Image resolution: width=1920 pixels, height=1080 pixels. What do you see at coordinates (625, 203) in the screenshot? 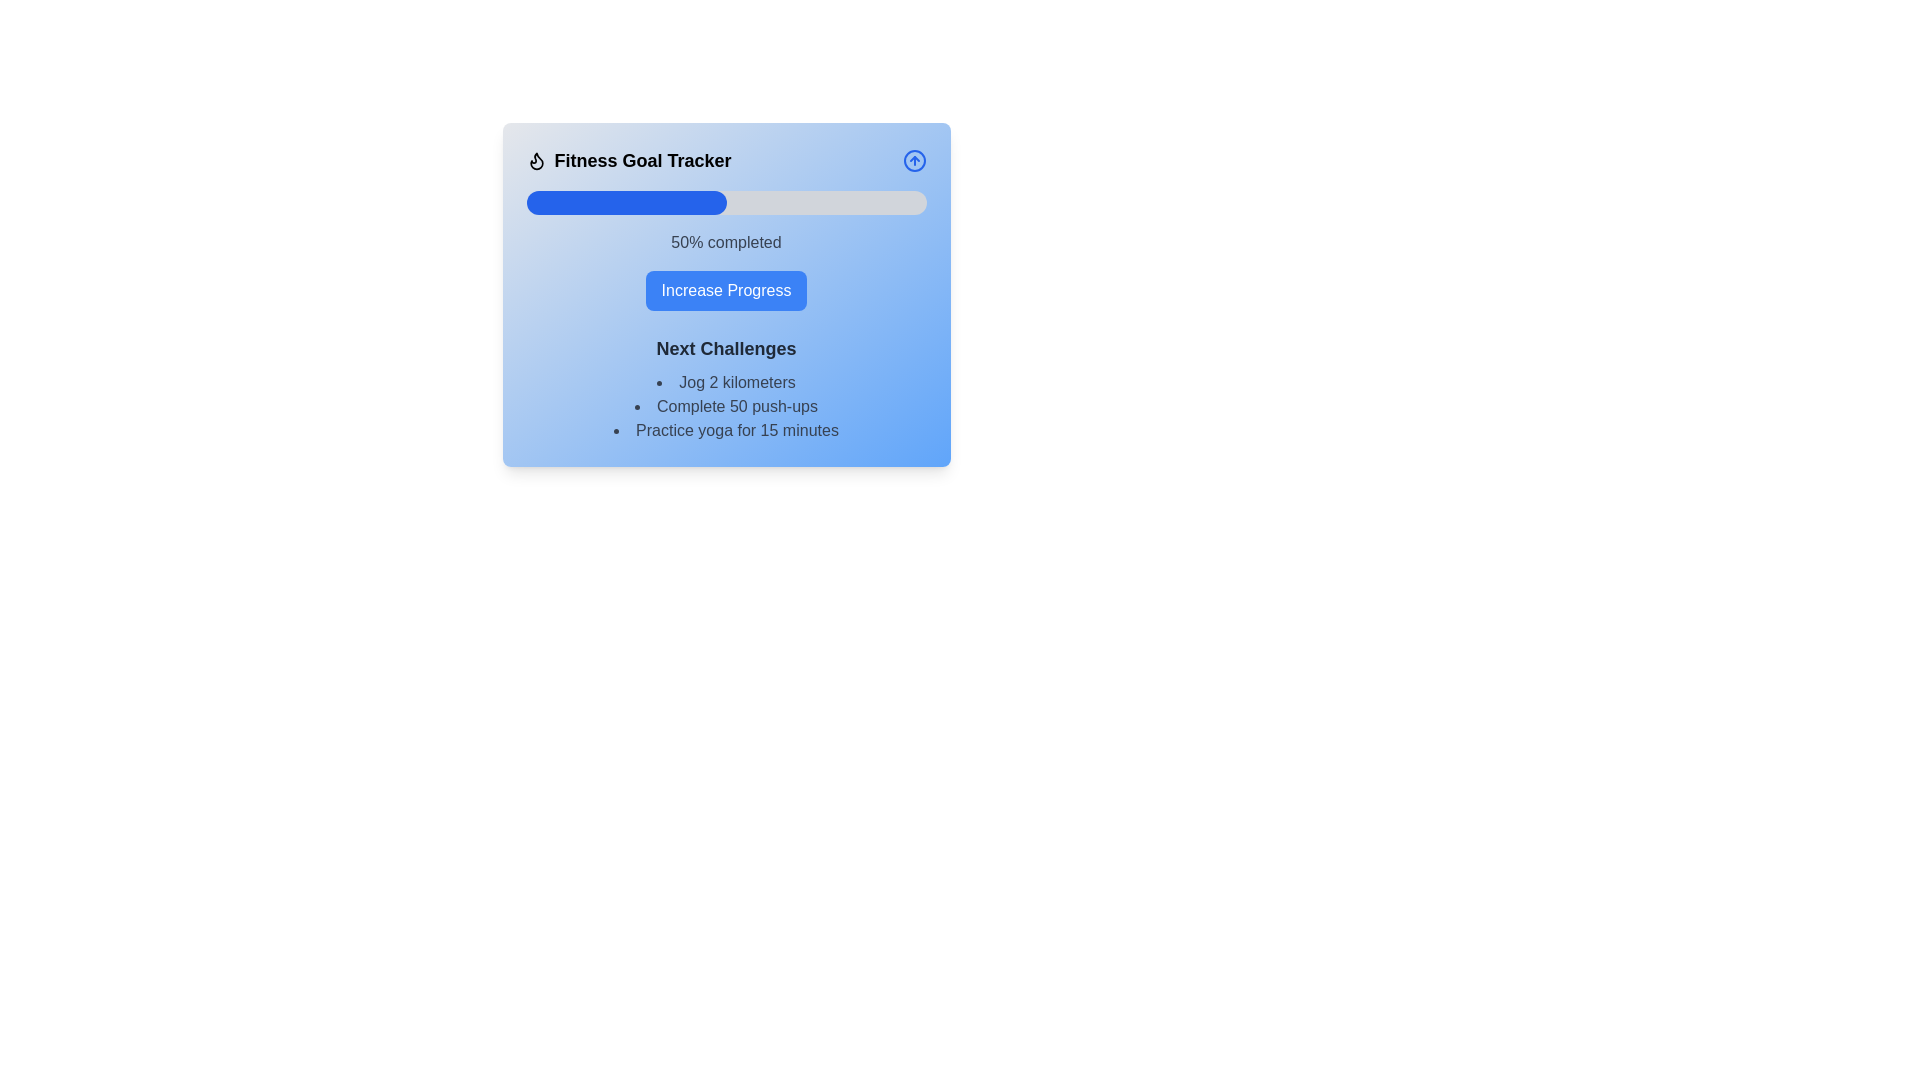
I see `the progress bar indicator that represents the completion level of a task in the 'Fitness Goal Tracker' card` at bounding box center [625, 203].